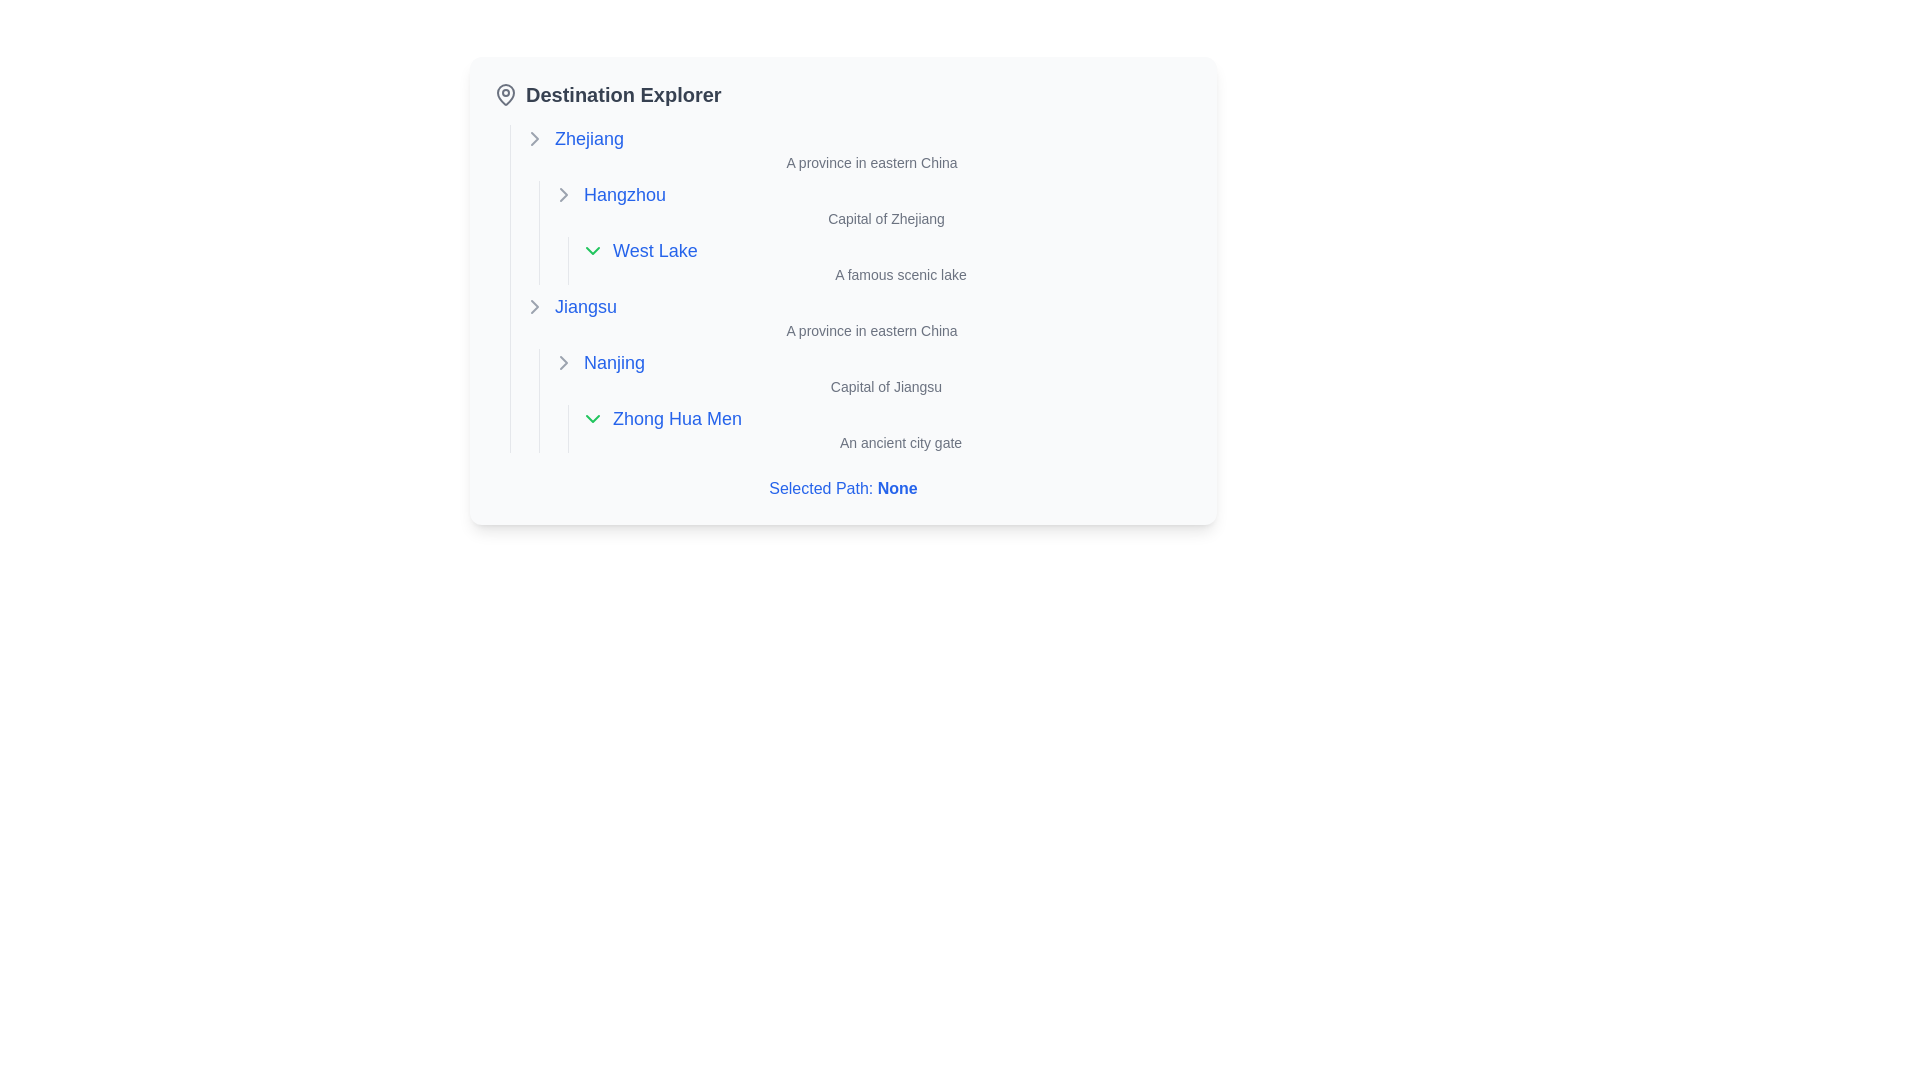  What do you see at coordinates (563, 195) in the screenshot?
I see `the left-pointing chevron icon next to the text 'Hangzhou'` at bounding box center [563, 195].